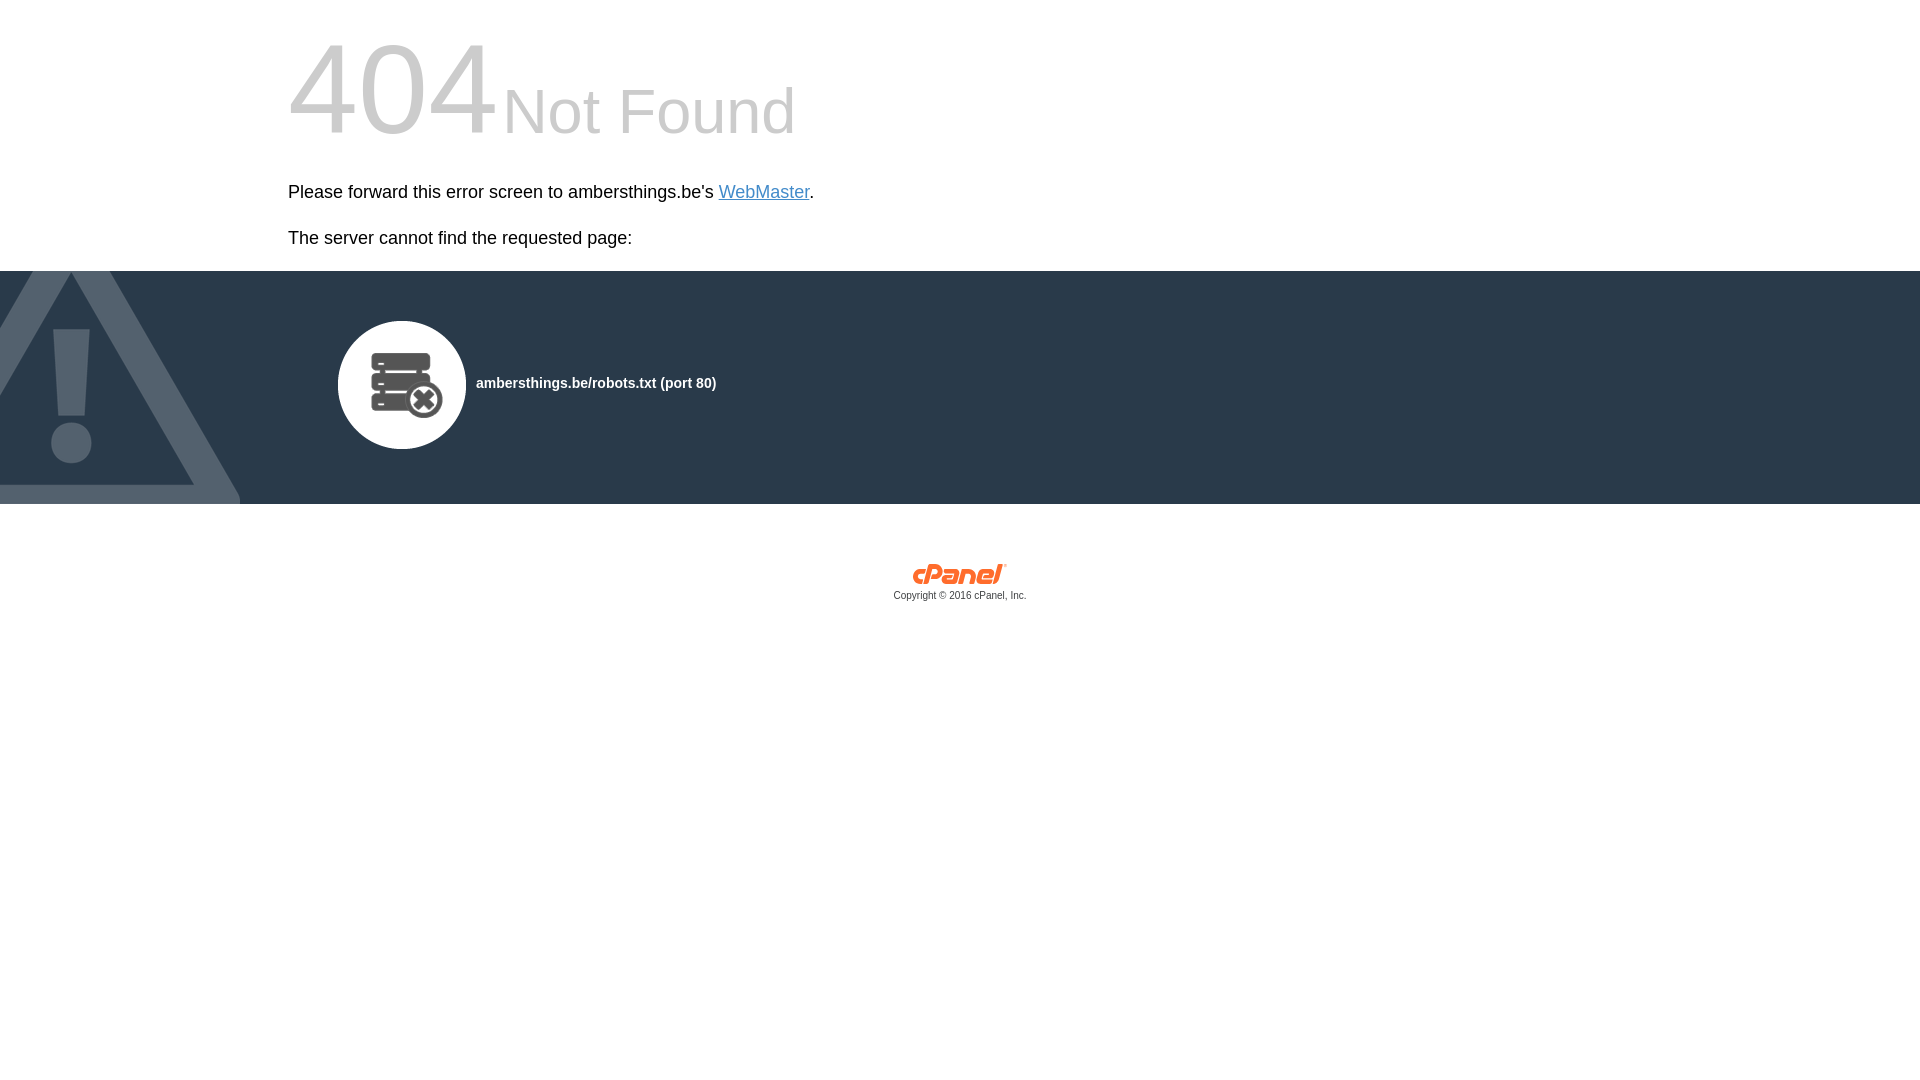  What do you see at coordinates (763, 192) in the screenshot?
I see `'WebMaster'` at bounding box center [763, 192].